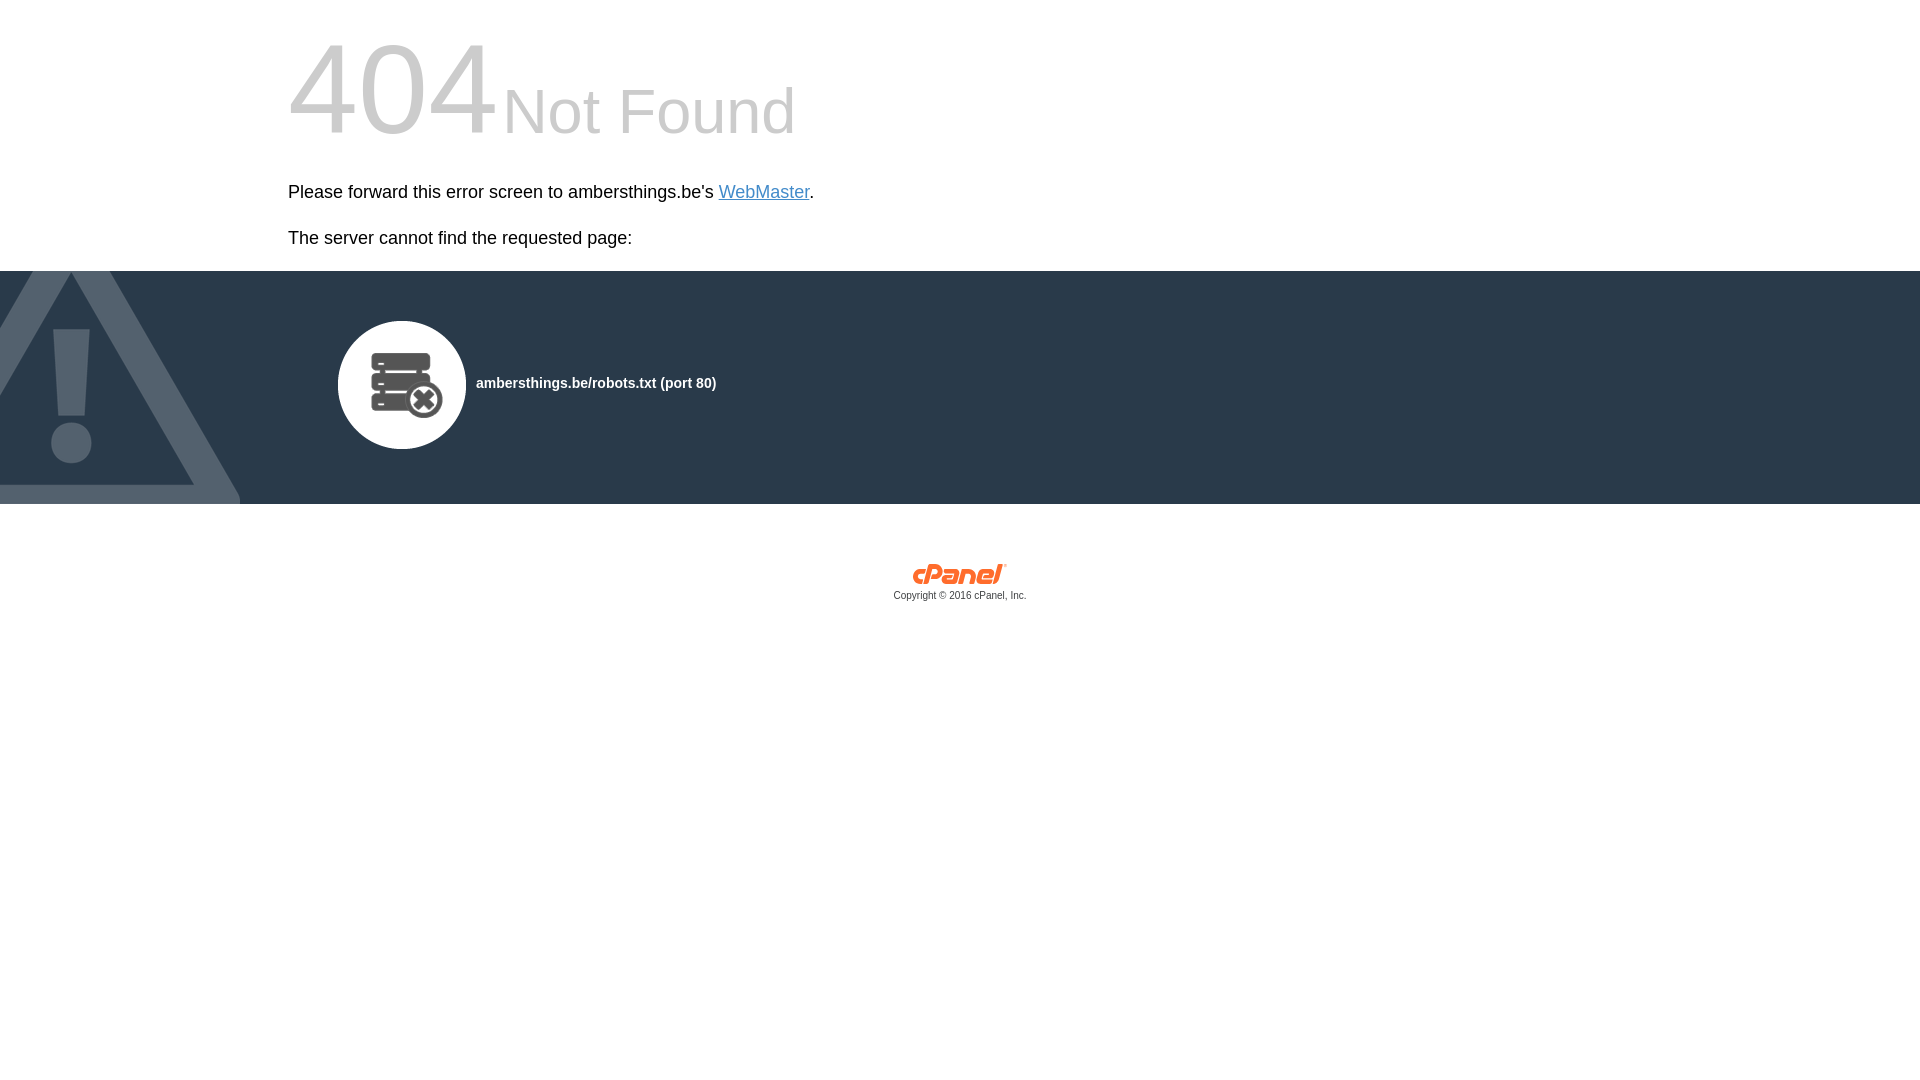  What do you see at coordinates (763, 192) in the screenshot?
I see `'WebMaster'` at bounding box center [763, 192].